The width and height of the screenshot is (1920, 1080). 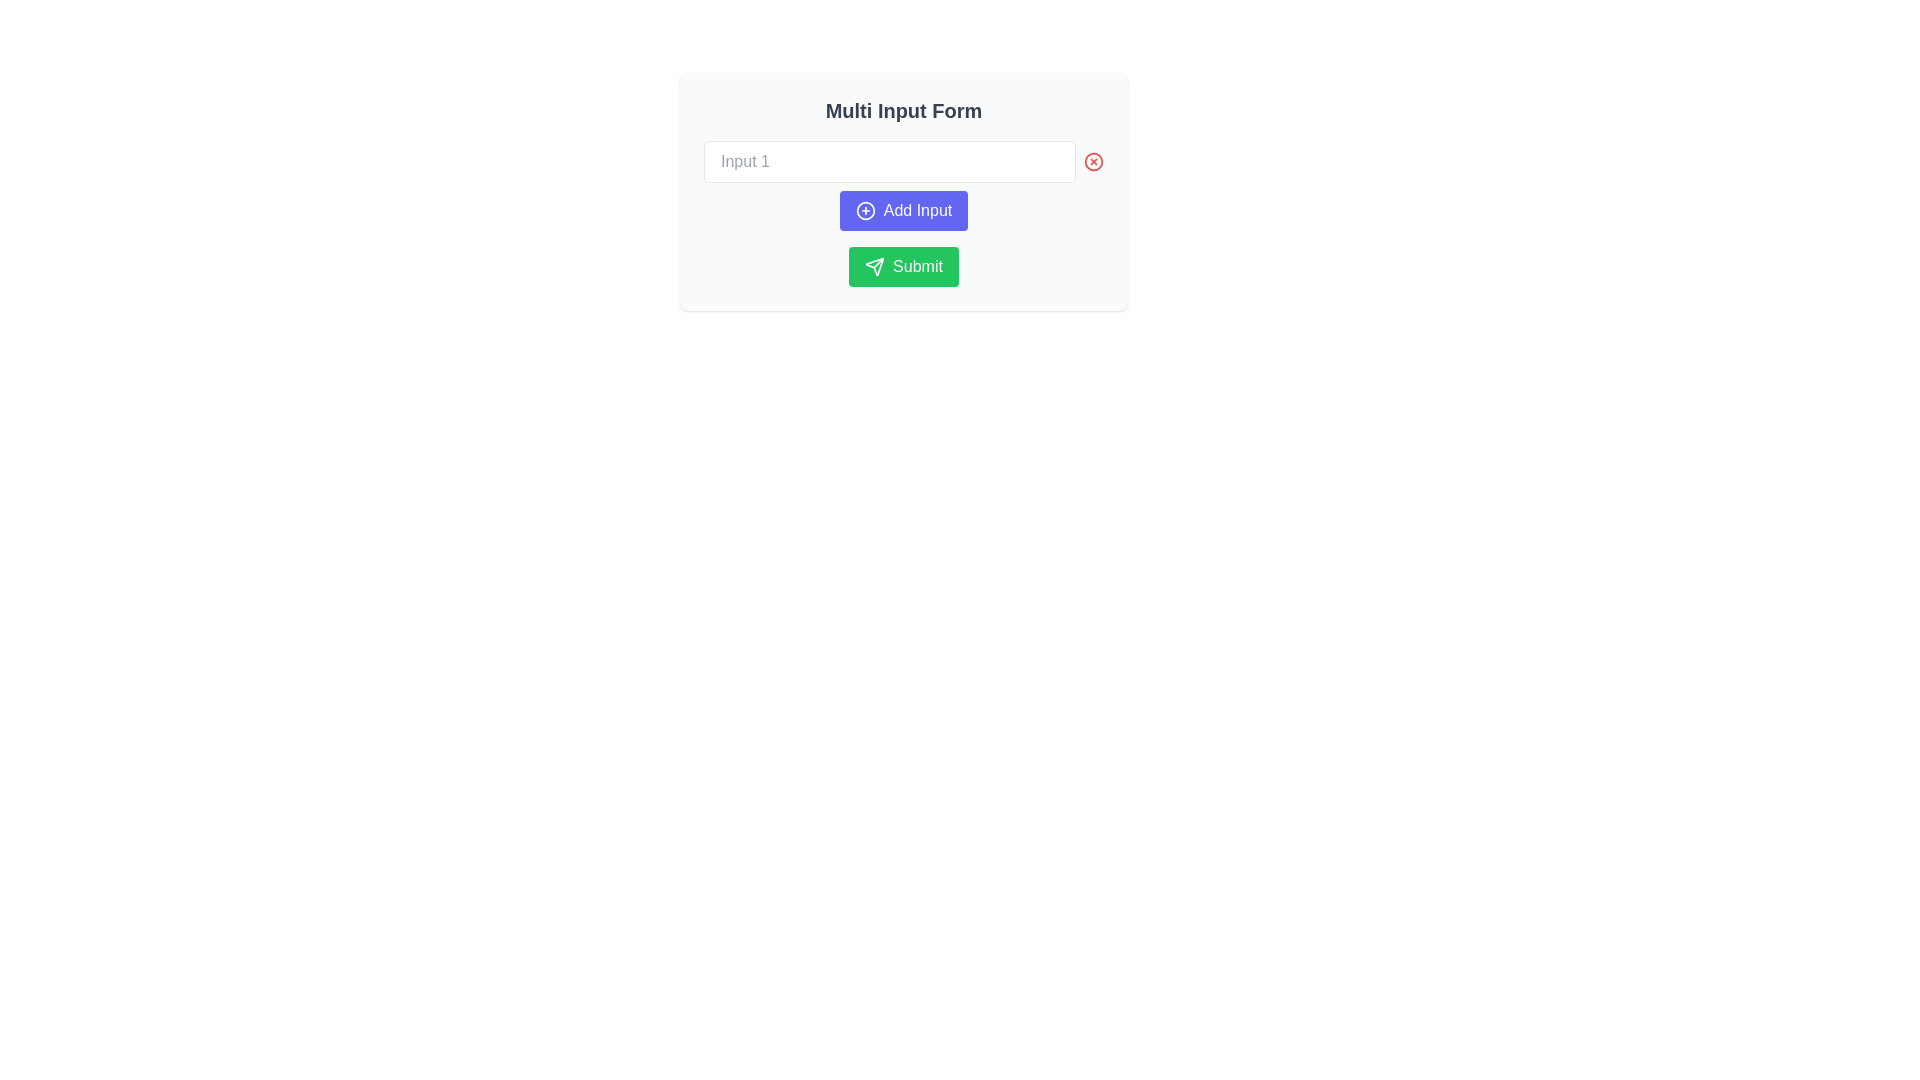 I want to click on the graphic icon embedded in the 'Submit' button, so click(x=875, y=265).